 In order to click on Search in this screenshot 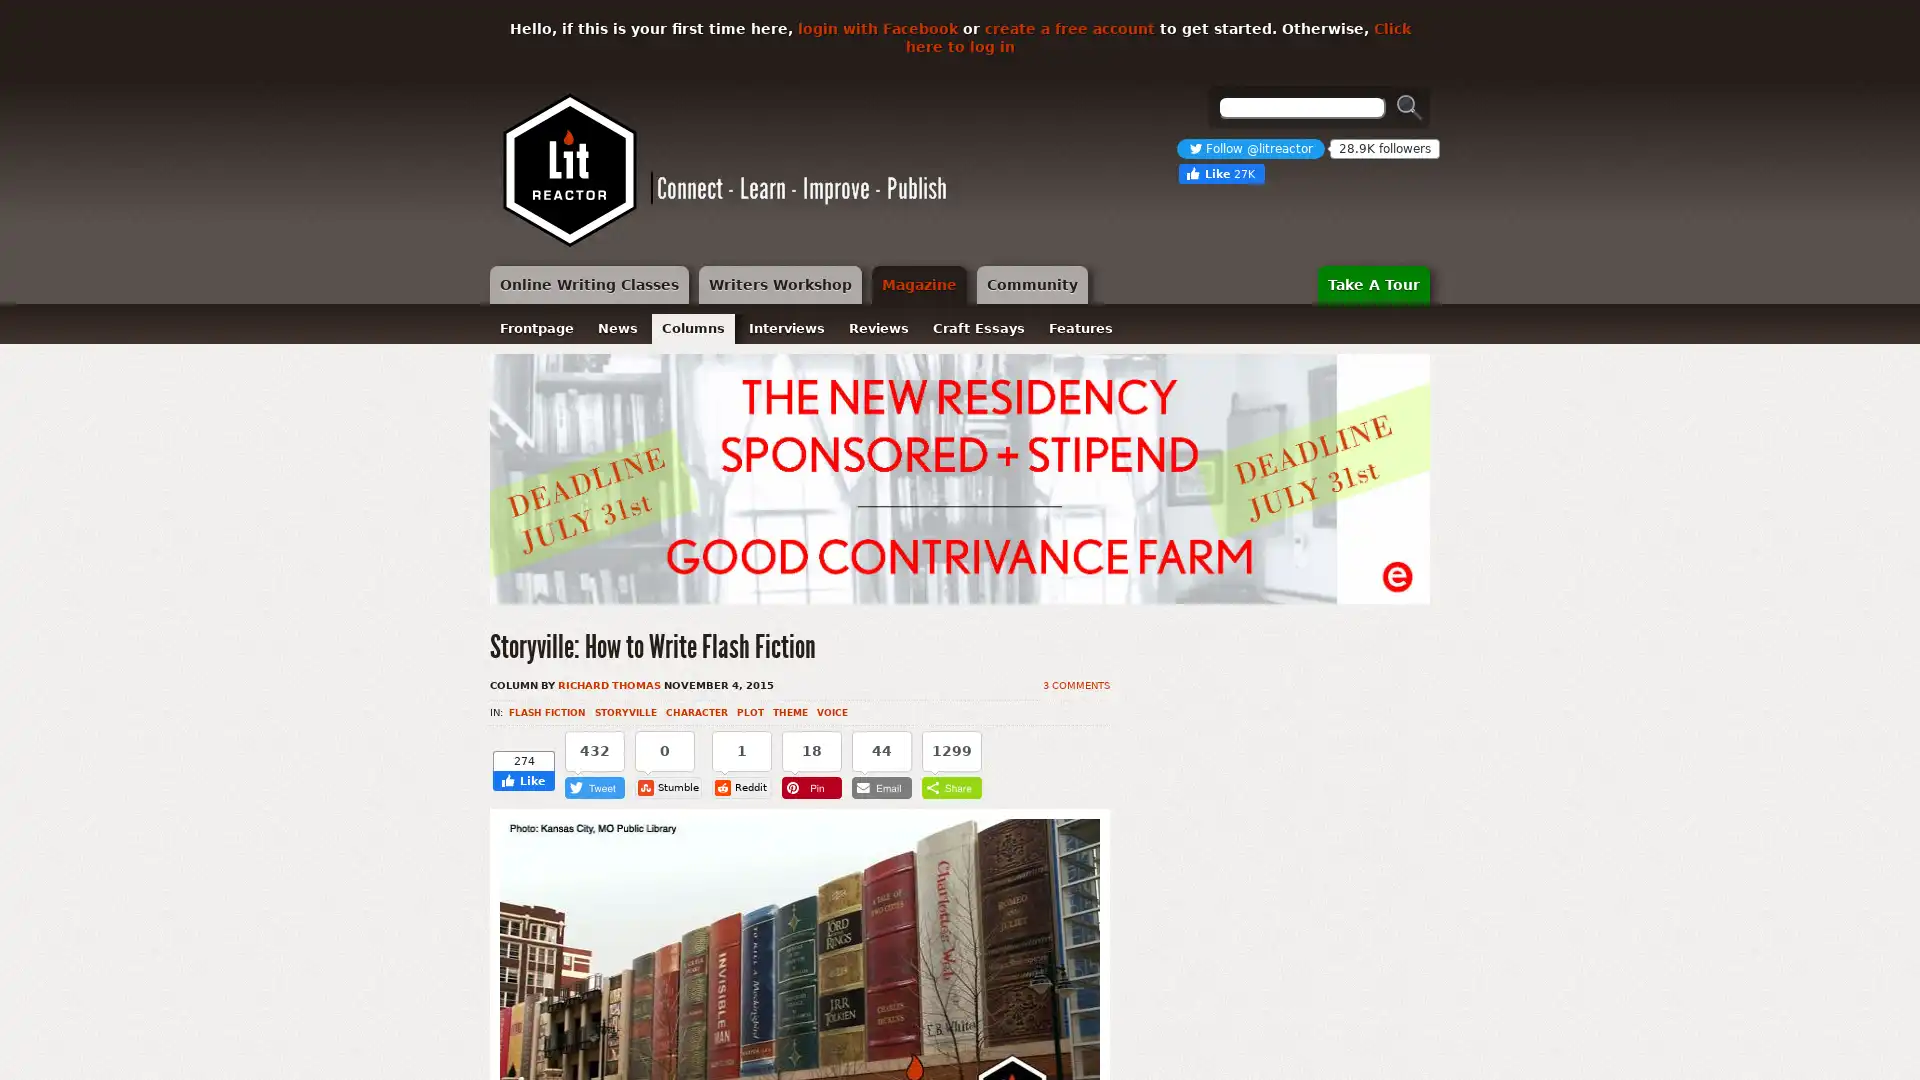, I will do `click(1409, 107)`.